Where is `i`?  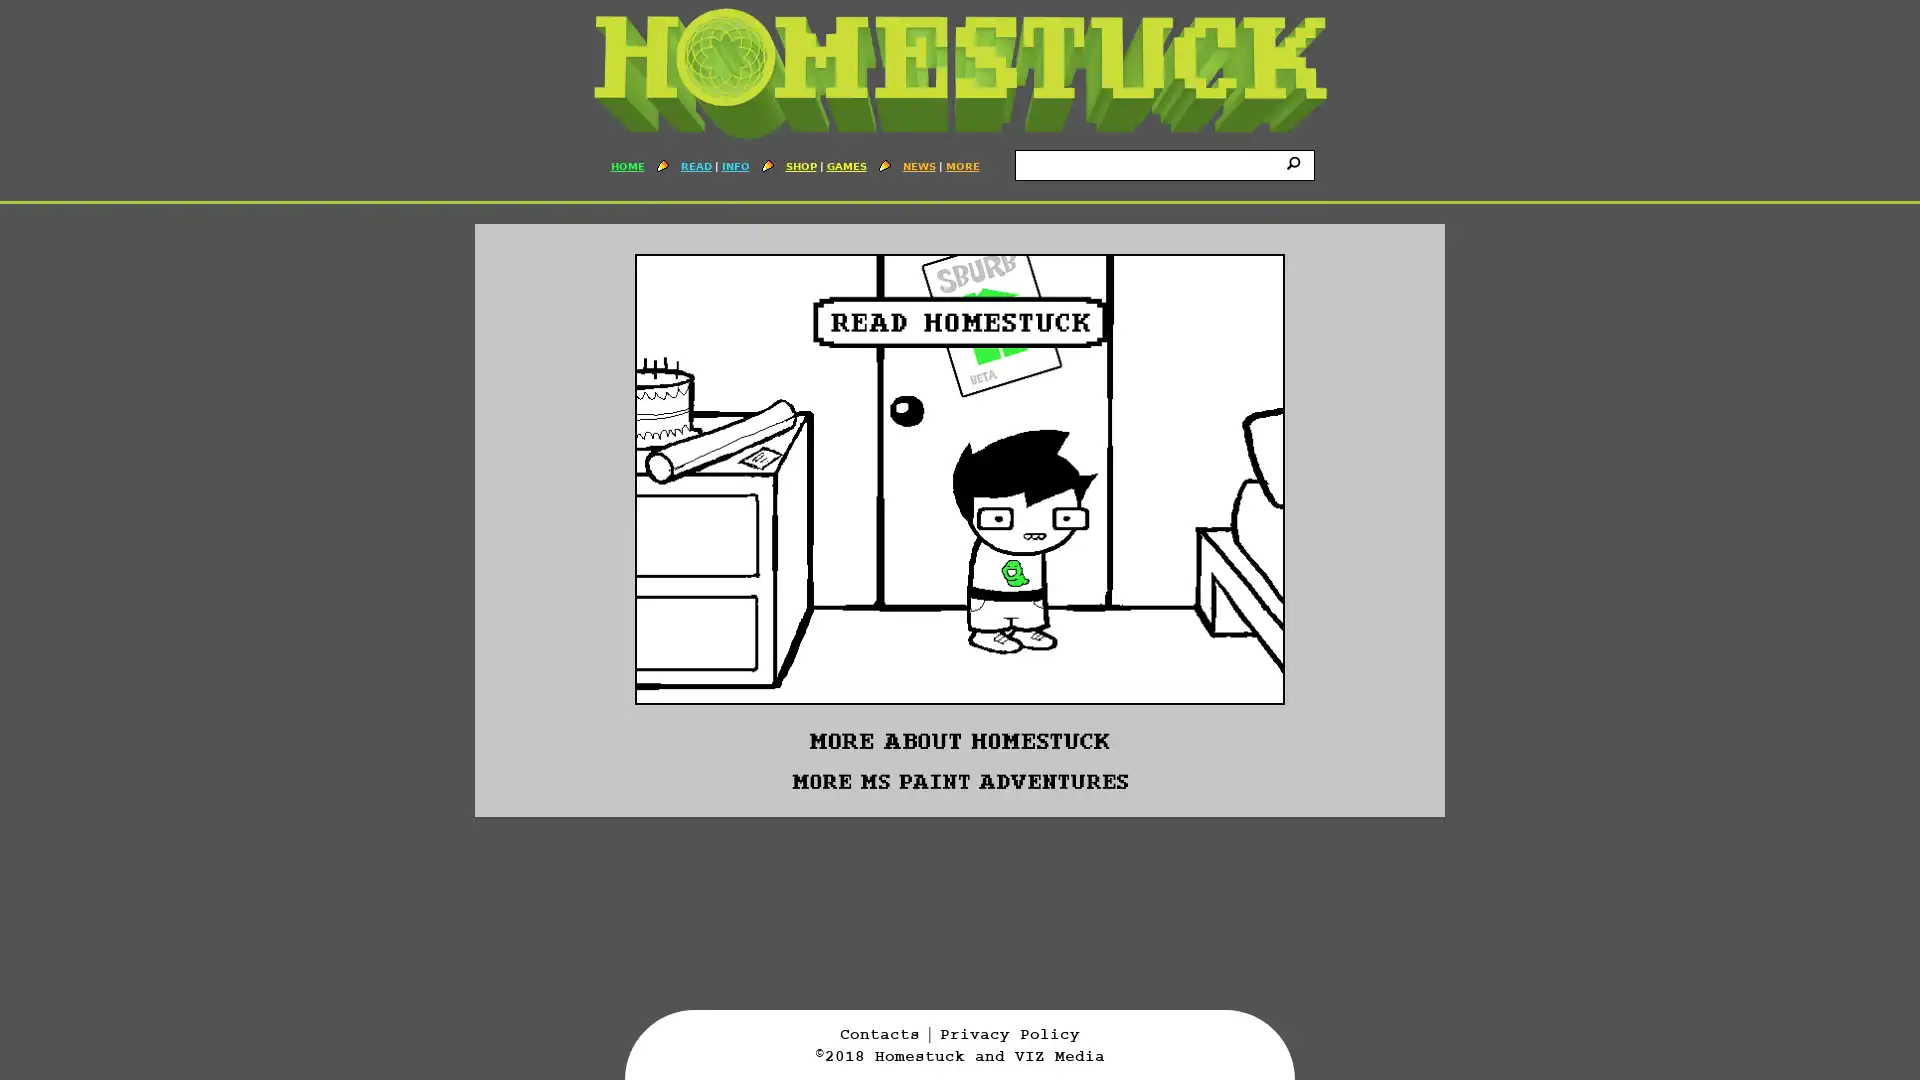
i is located at coordinates (1296, 161).